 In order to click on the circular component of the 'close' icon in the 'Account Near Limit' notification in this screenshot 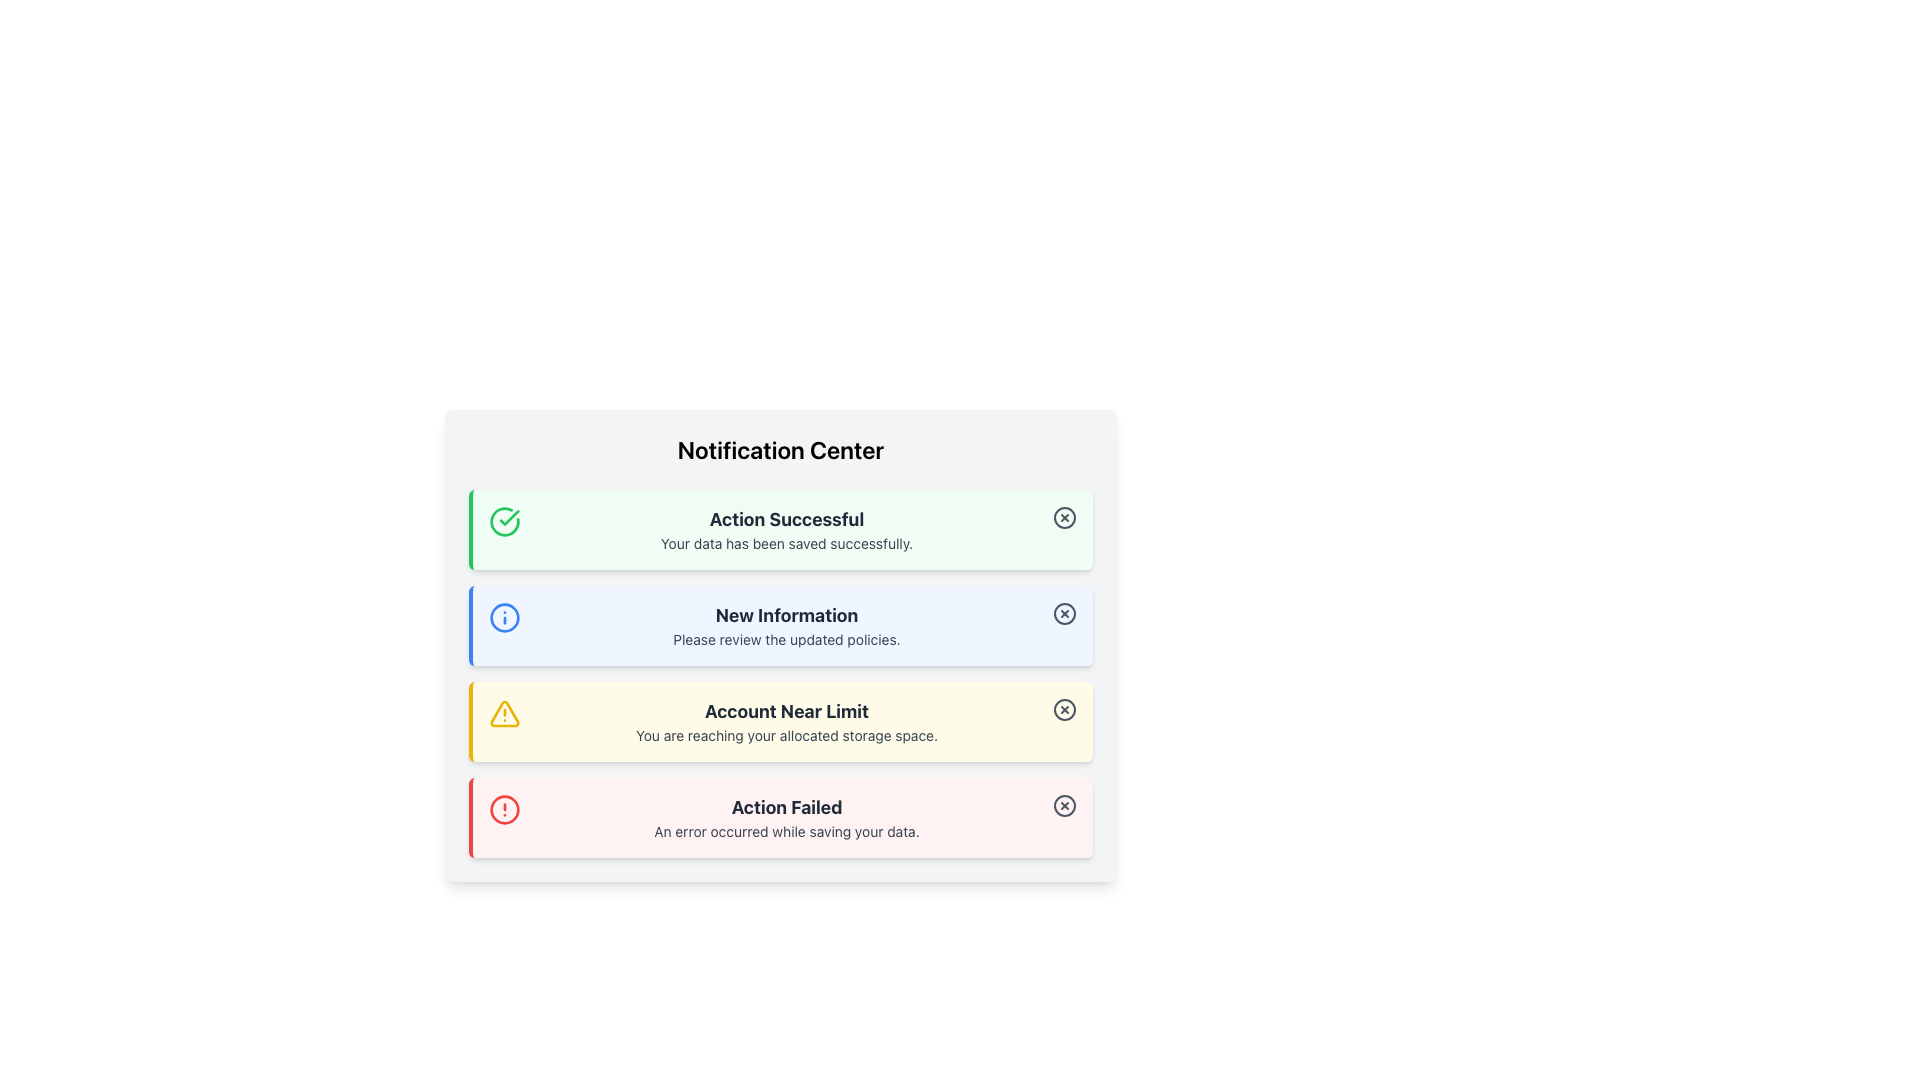, I will do `click(1064, 708)`.